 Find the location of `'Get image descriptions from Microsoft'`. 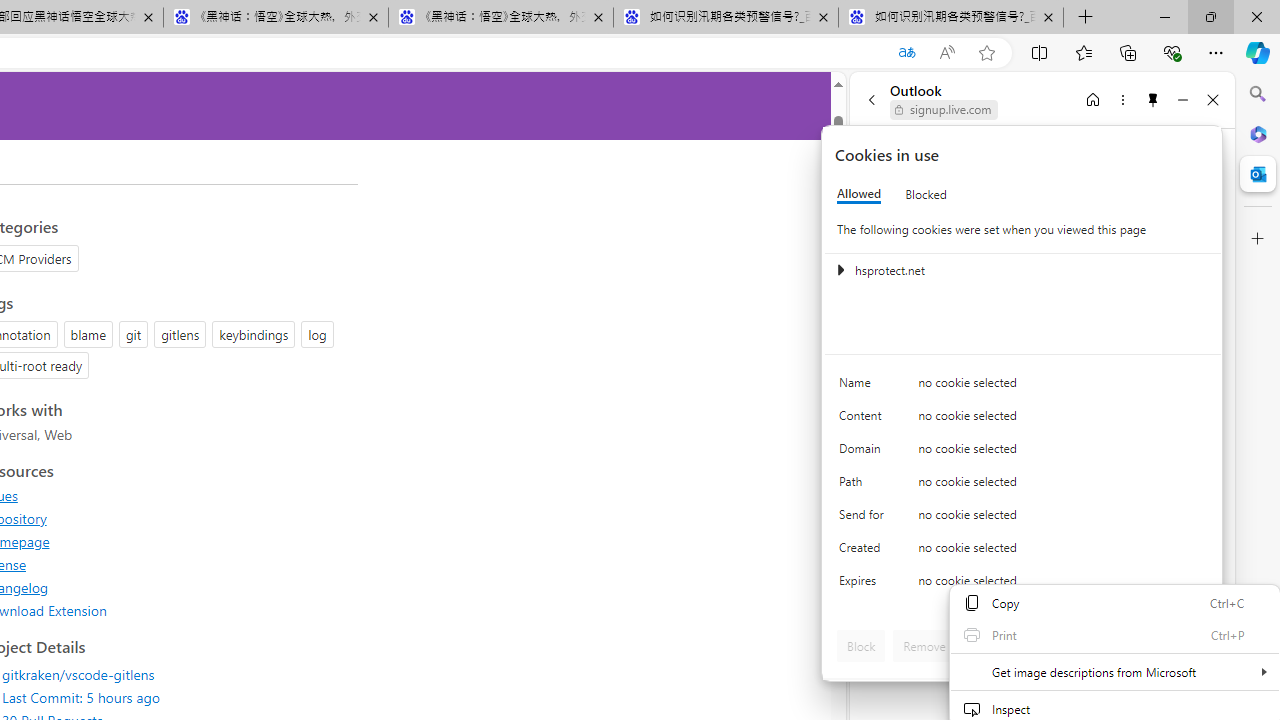

'Get image descriptions from Microsoft' is located at coordinates (1113, 672).